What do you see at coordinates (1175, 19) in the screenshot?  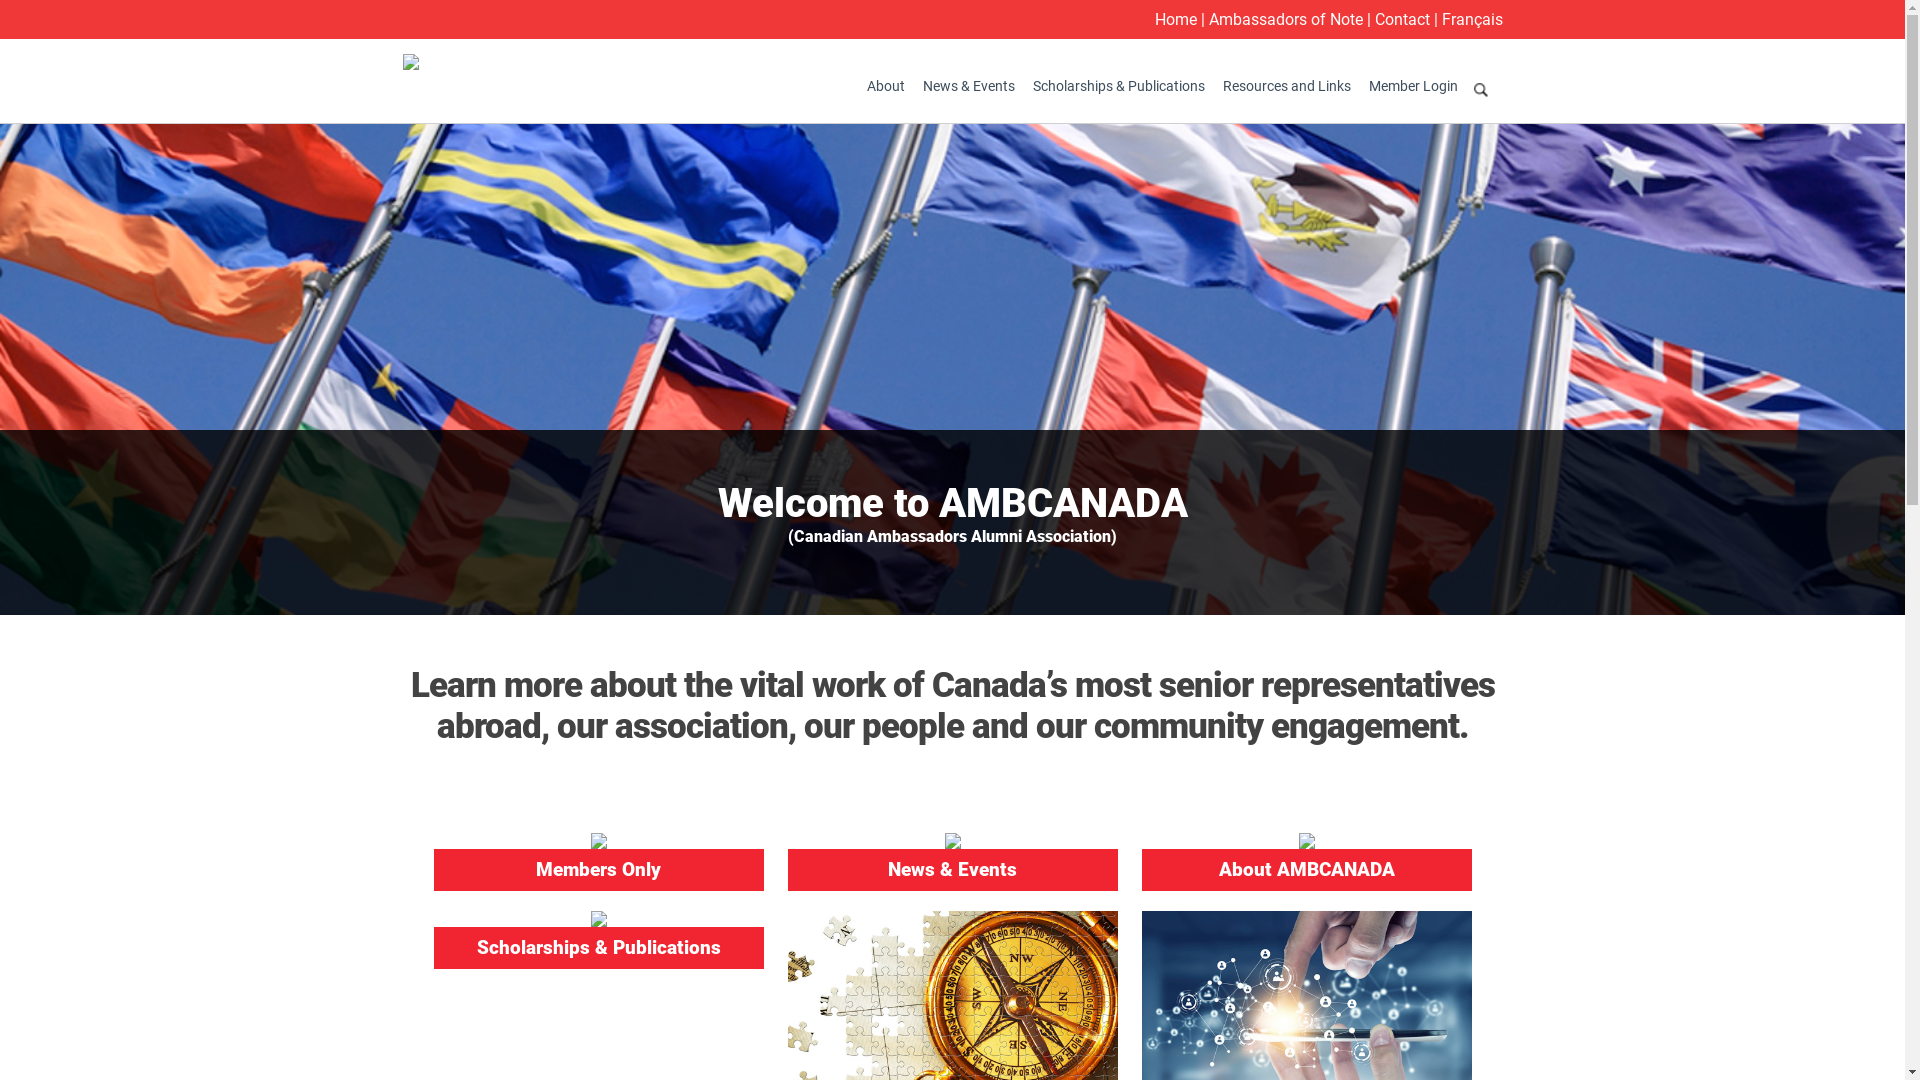 I see `'Home'` at bounding box center [1175, 19].